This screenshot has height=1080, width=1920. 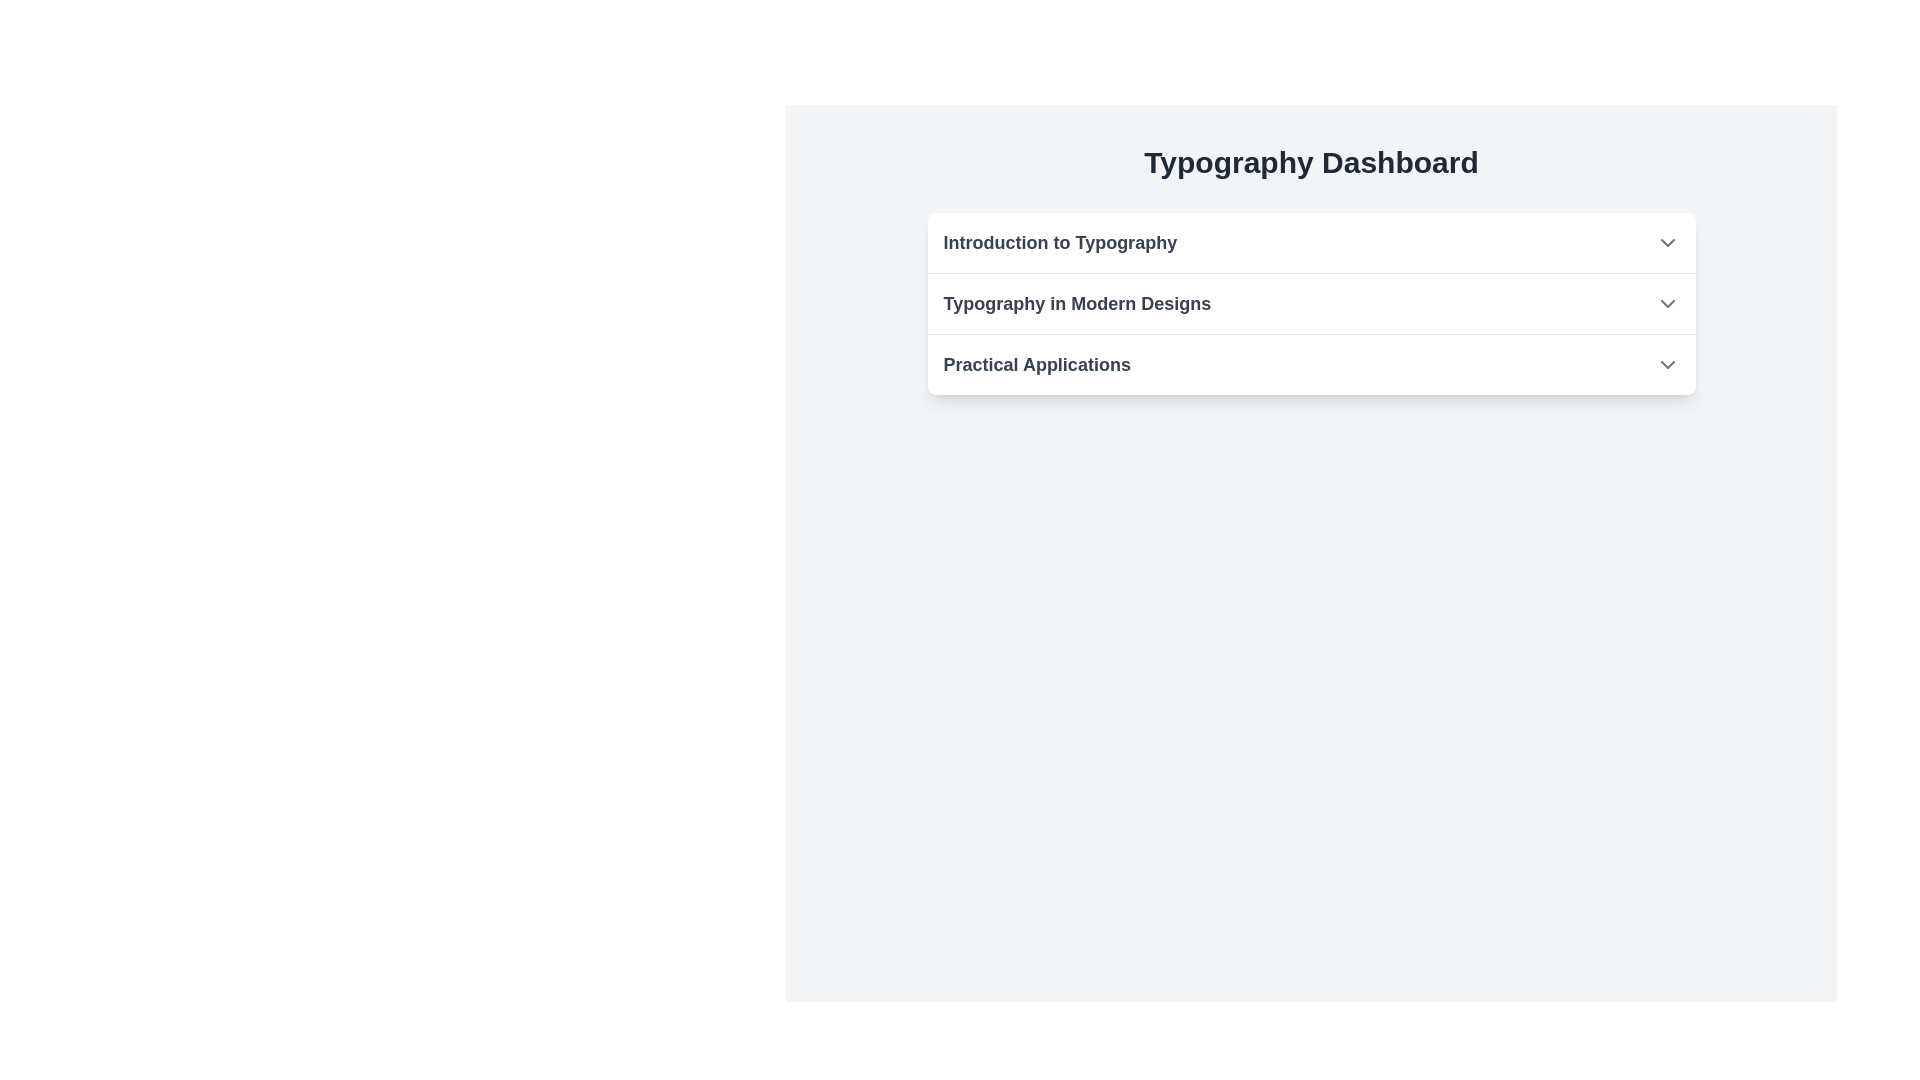 What do you see at coordinates (1667, 304) in the screenshot?
I see `the downward-pointing gray chevron icon located to the right of the text 'Typography in Modern Designs'` at bounding box center [1667, 304].